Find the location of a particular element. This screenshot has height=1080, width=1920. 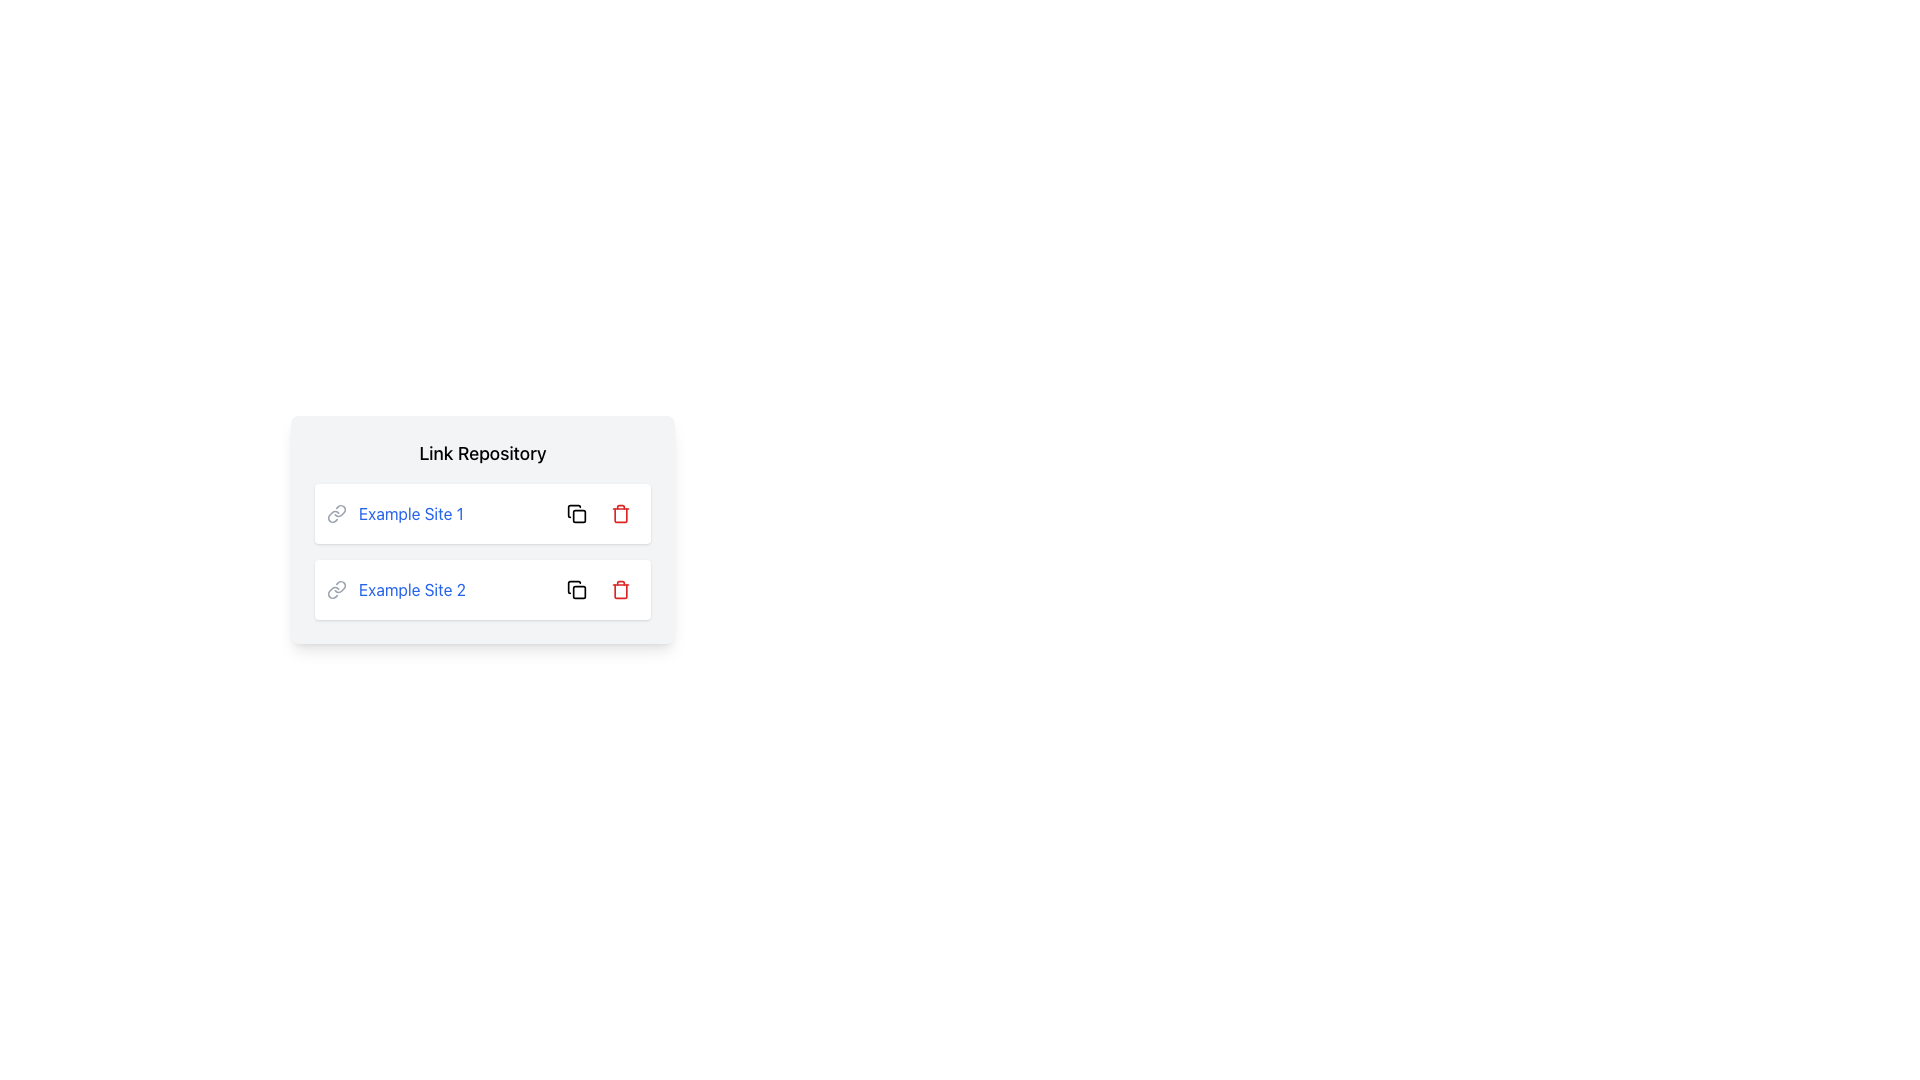

the copy button, which is an icon resembling two overlapping rectangular shapes, located to the right of the 'Example Site 2' text label is located at coordinates (575, 512).